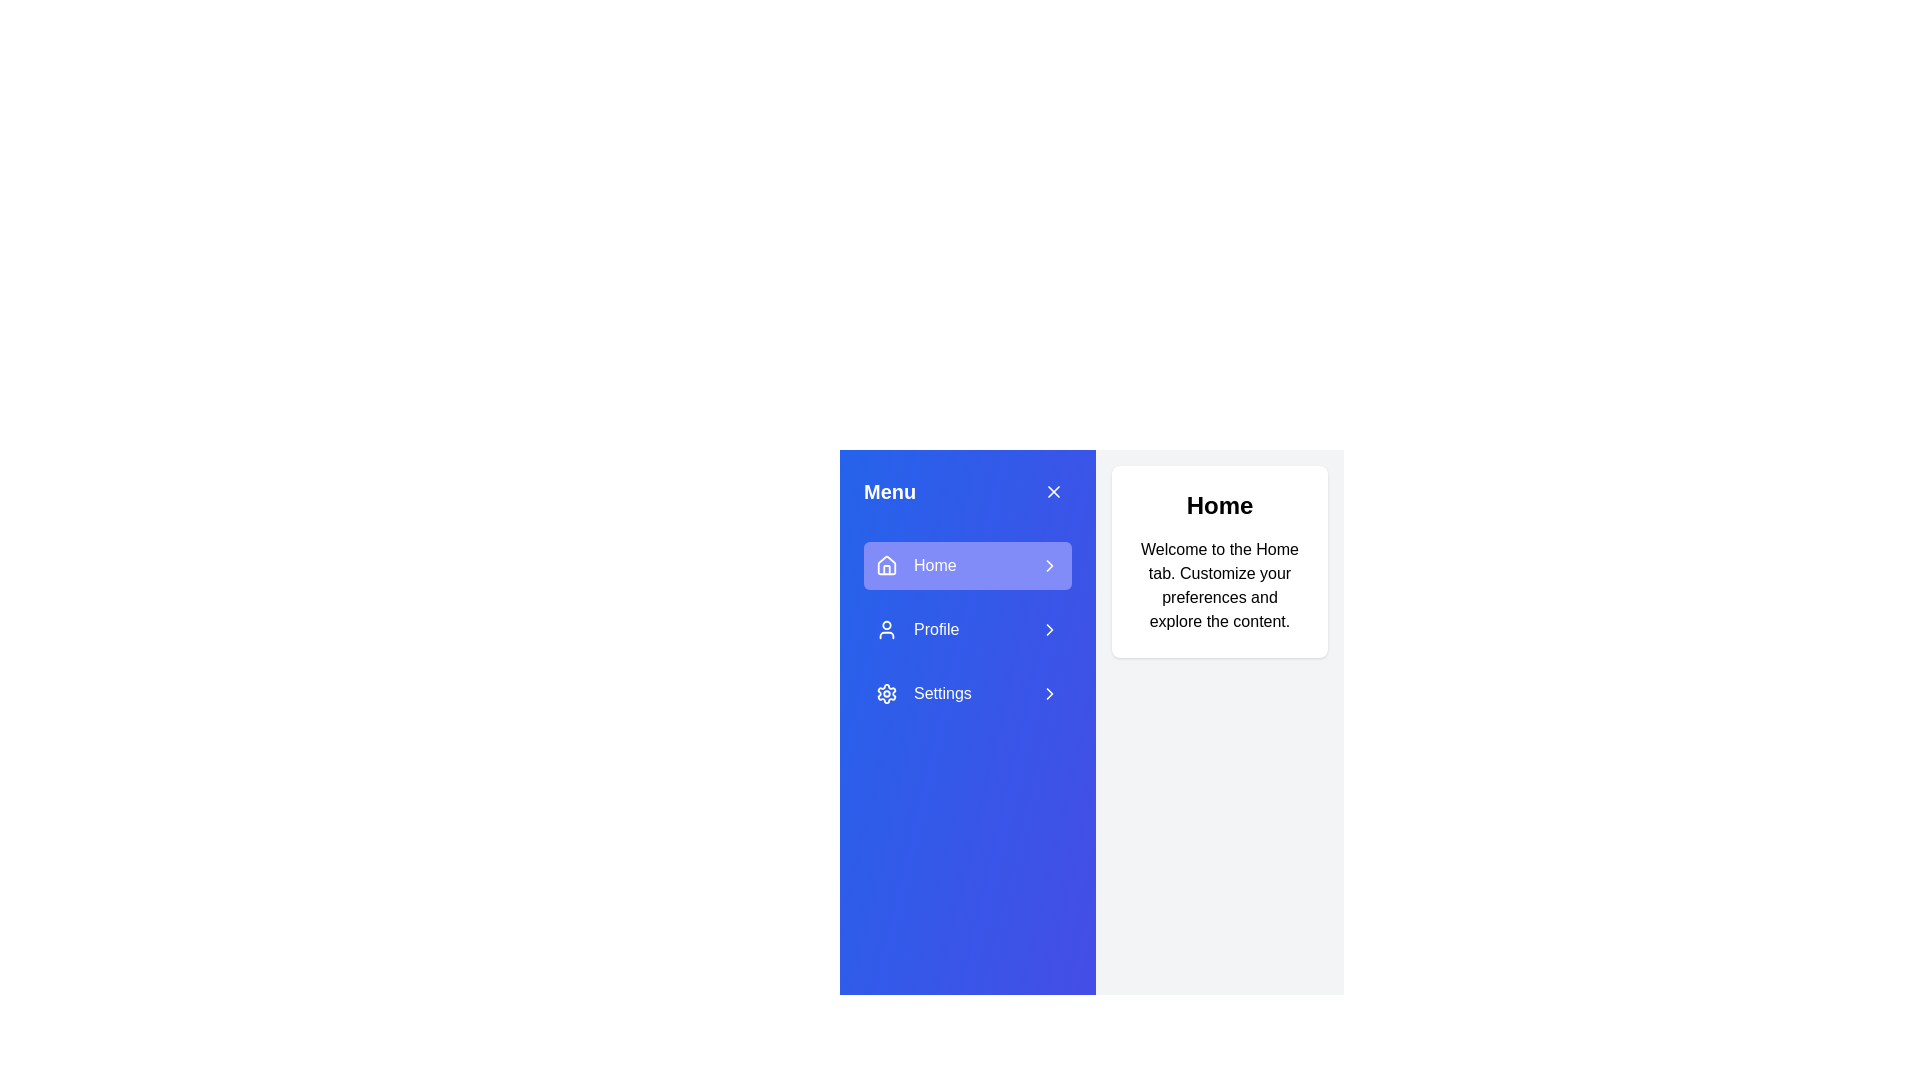 The image size is (1920, 1080). What do you see at coordinates (1049, 628) in the screenshot?
I see `the arrow icon located to the right of the 'Profile' text in the sidebar menu` at bounding box center [1049, 628].